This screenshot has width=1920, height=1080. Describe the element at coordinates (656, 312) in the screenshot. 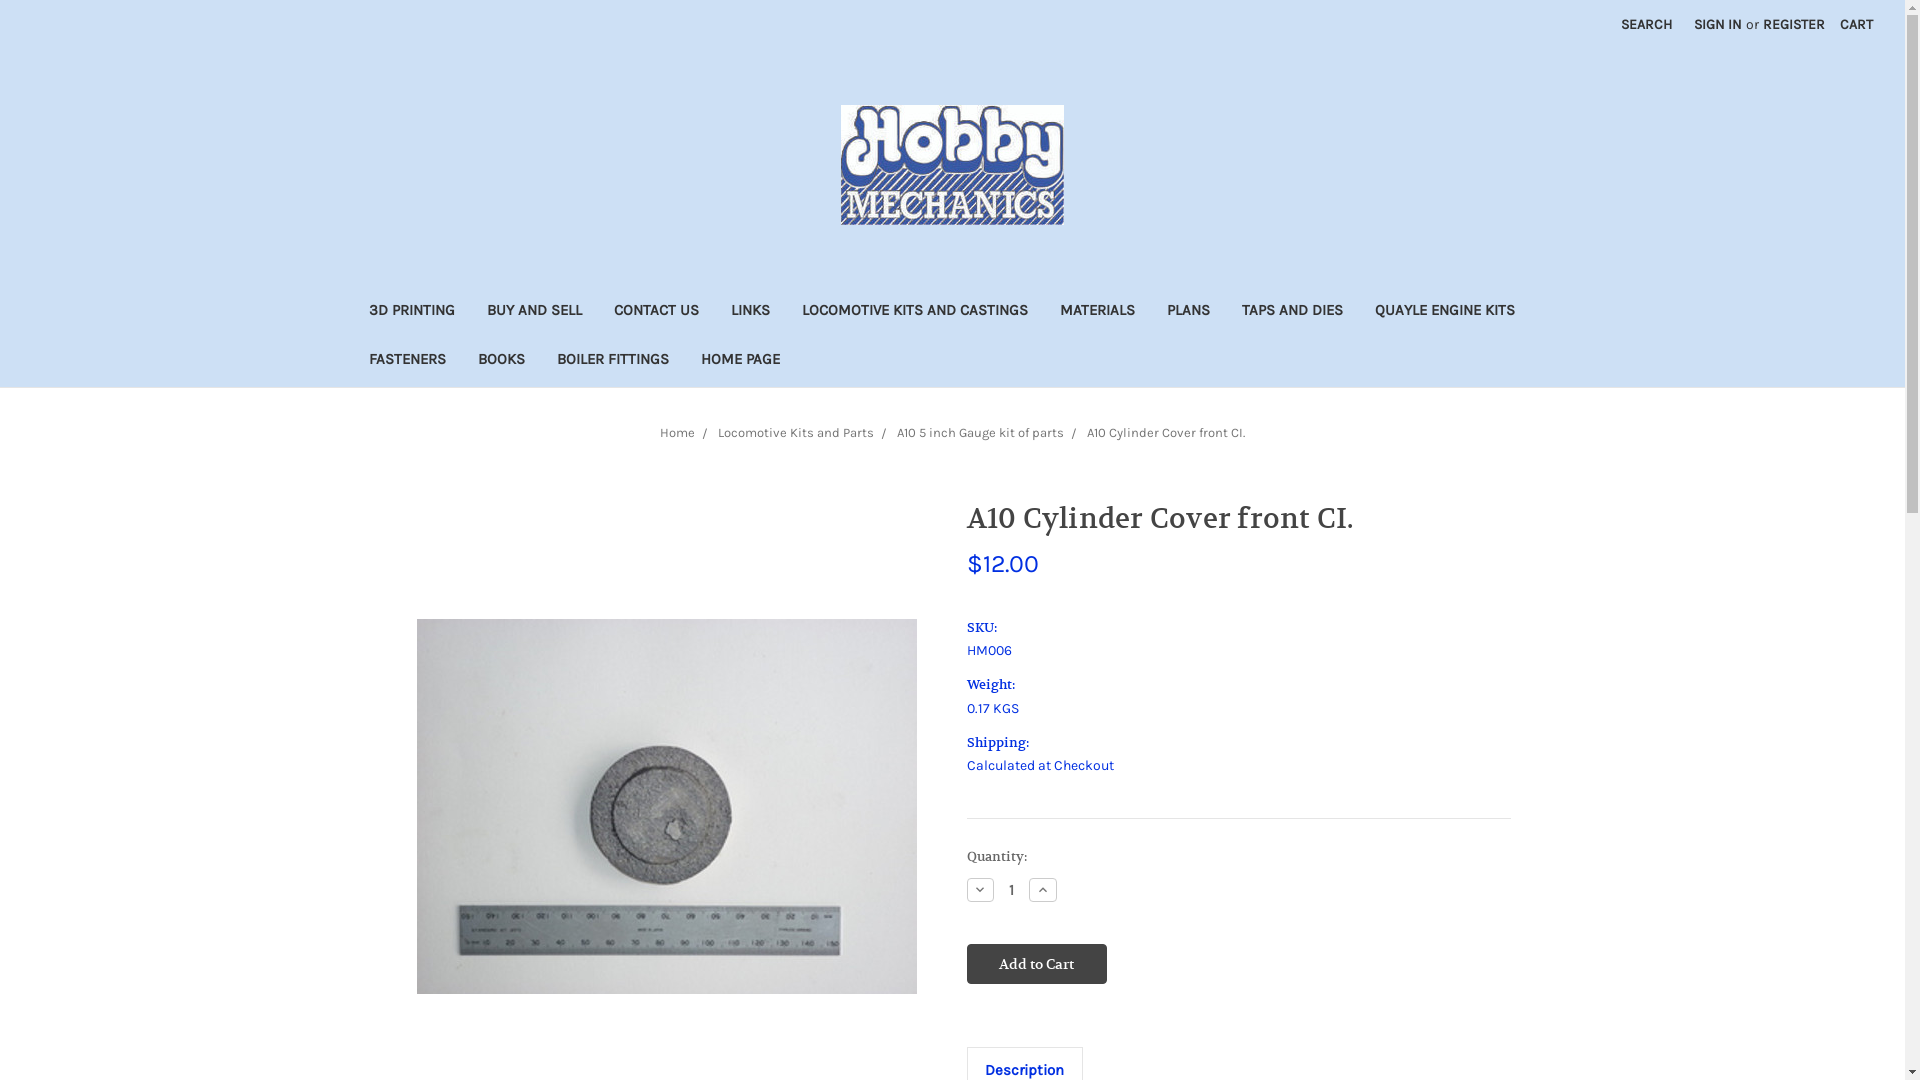

I see `'CONTACT US'` at that location.